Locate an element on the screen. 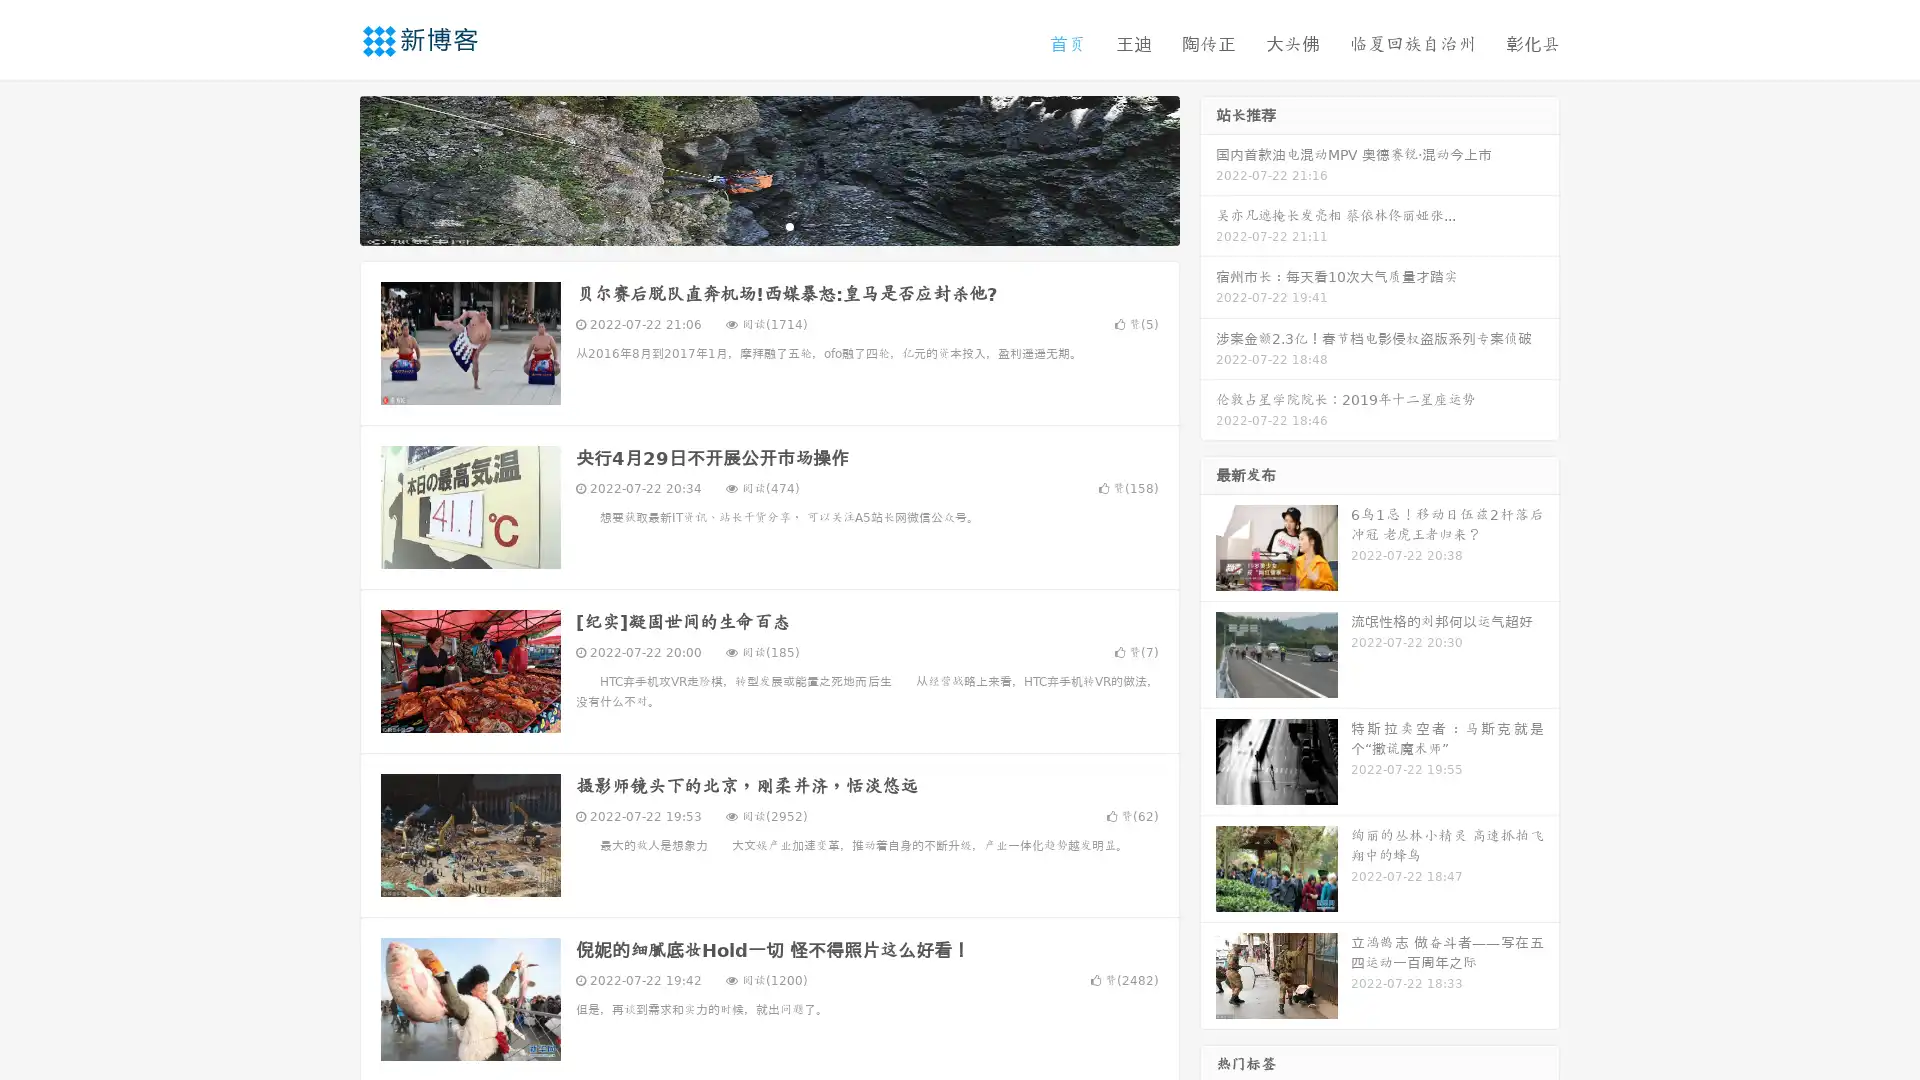  Next slide is located at coordinates (1208, 168).